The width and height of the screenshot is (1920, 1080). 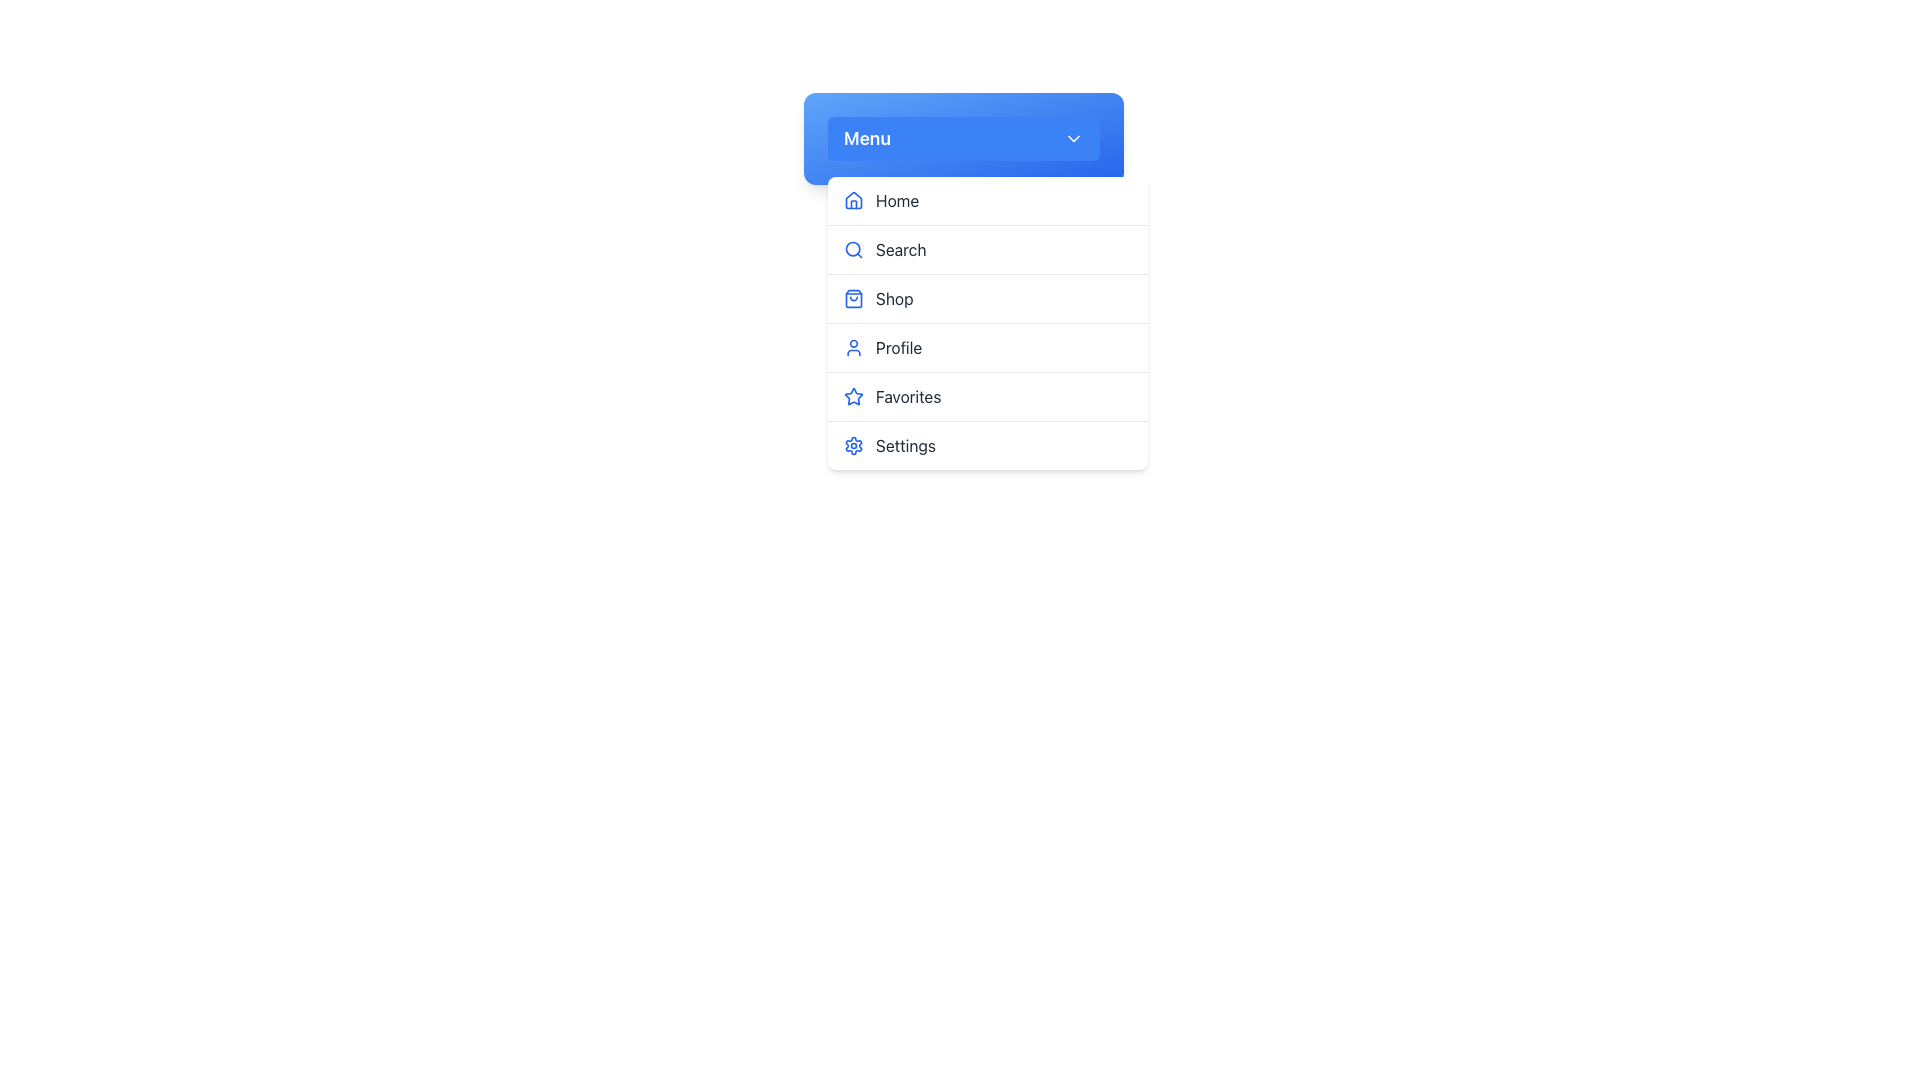 What do you see at coordinates (964, 137) in the screenshot?
I see `the Dropdown Trigger element to navigate through the dropdown menu items` at bounding box center [964, 137].